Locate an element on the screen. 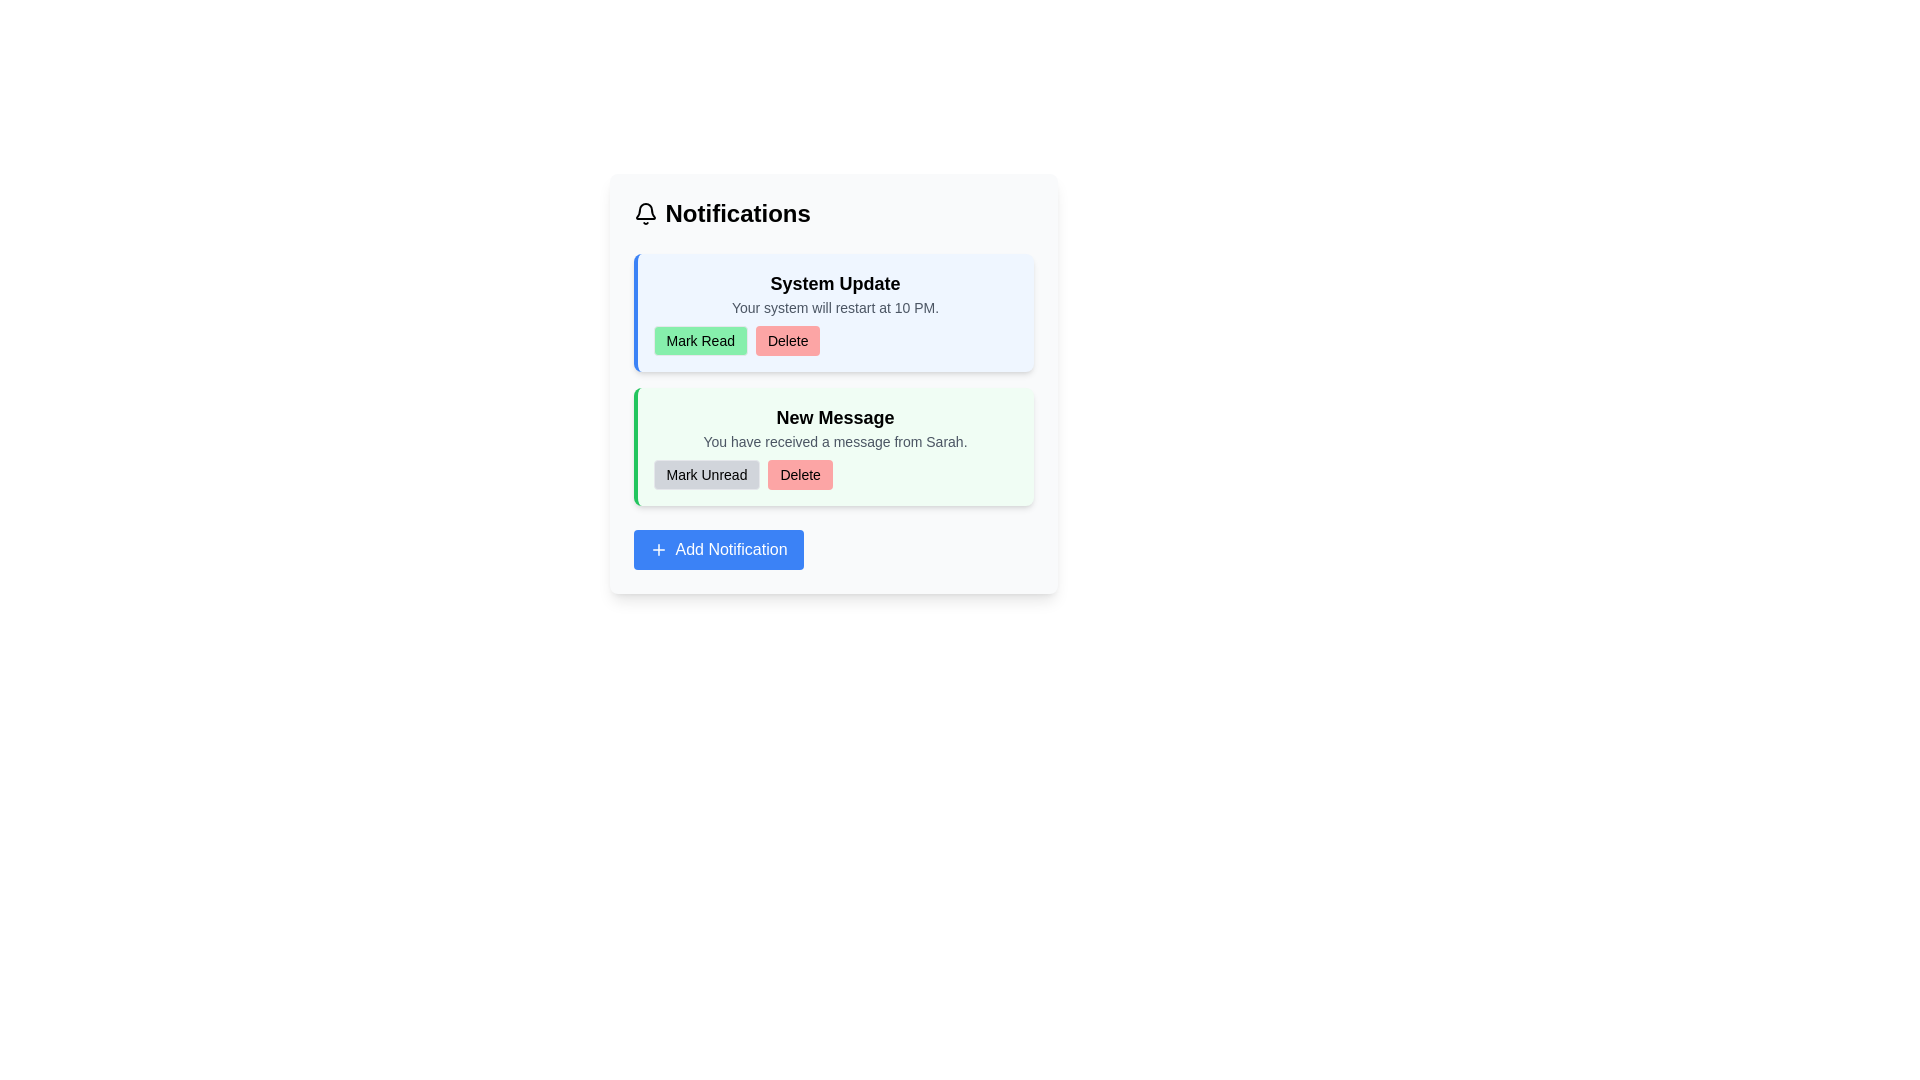  the 'Mark Read' button, which is the leftmost button in the 'System Update' notification card, to trigger the tooltip or highlight effect is located at coordinates (700, 339).